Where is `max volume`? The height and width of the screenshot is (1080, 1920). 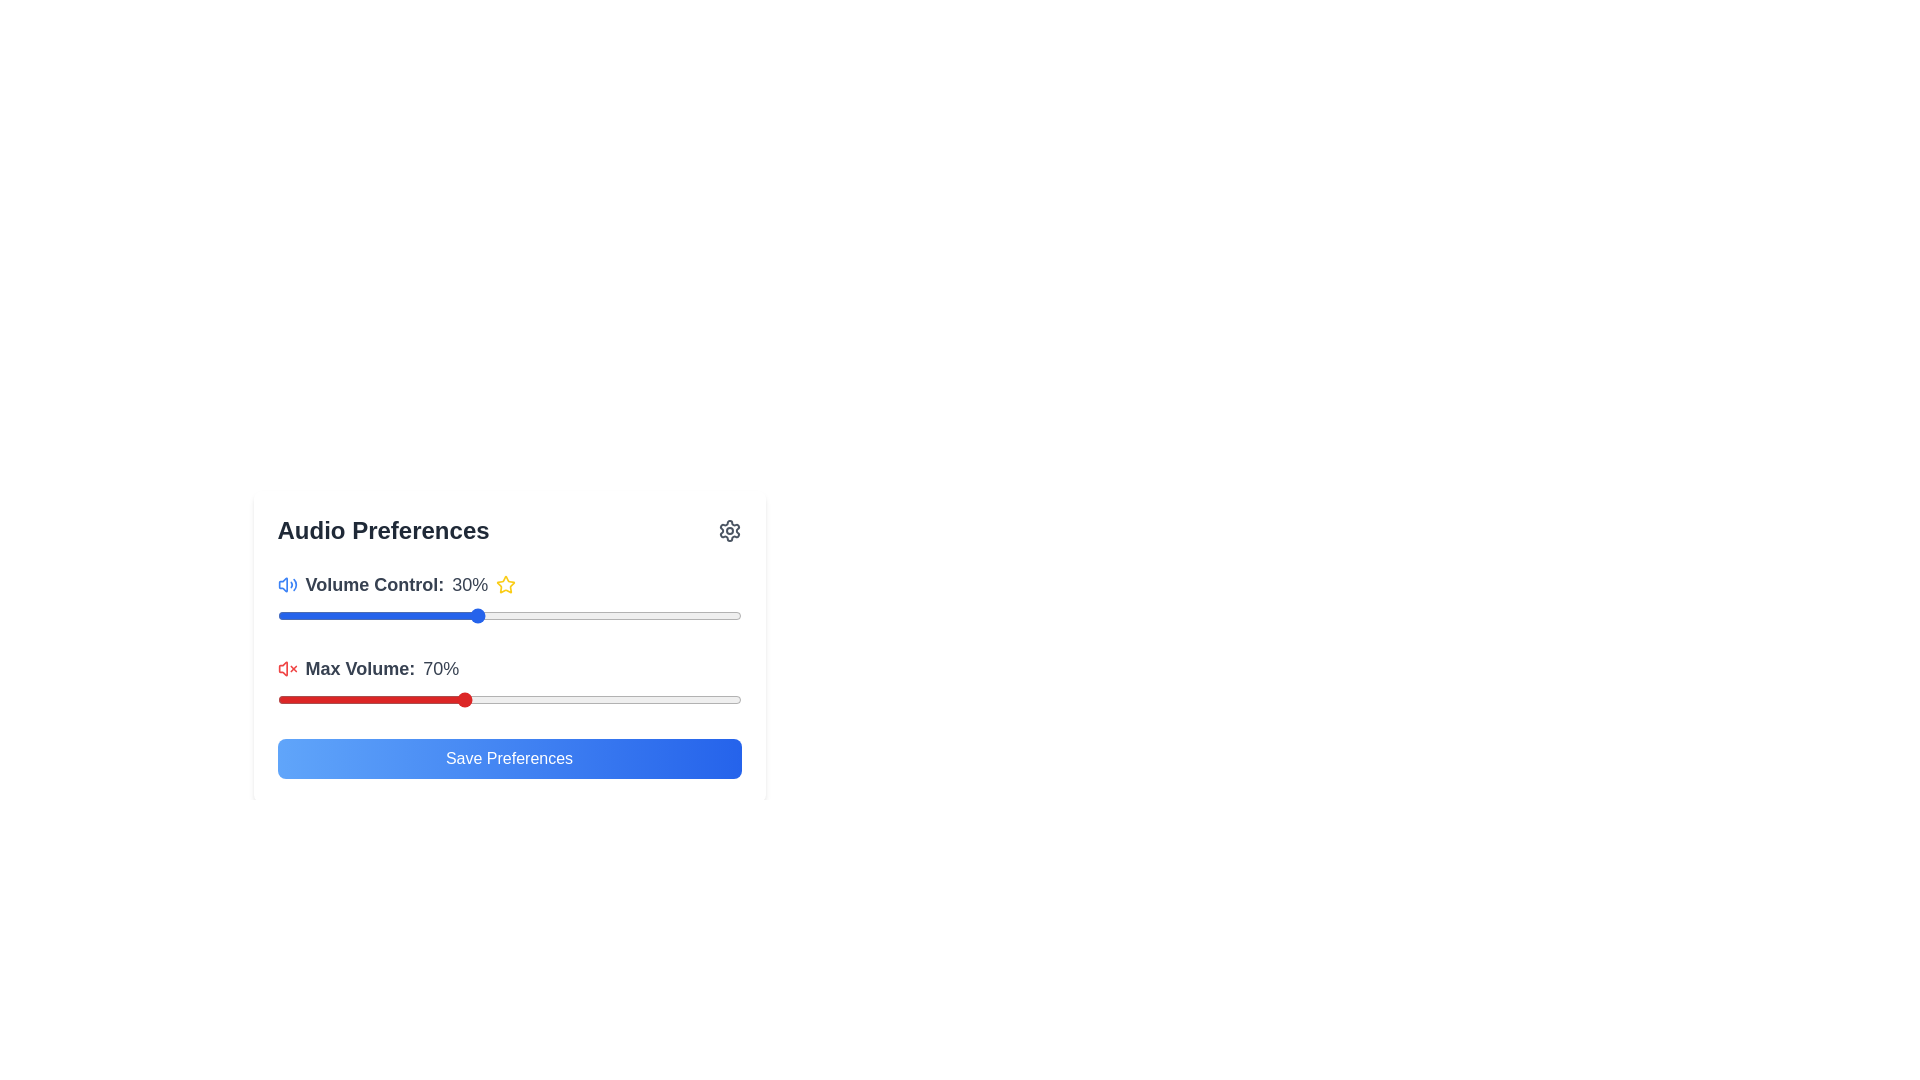
max volume is located at coordinates (360, 698).